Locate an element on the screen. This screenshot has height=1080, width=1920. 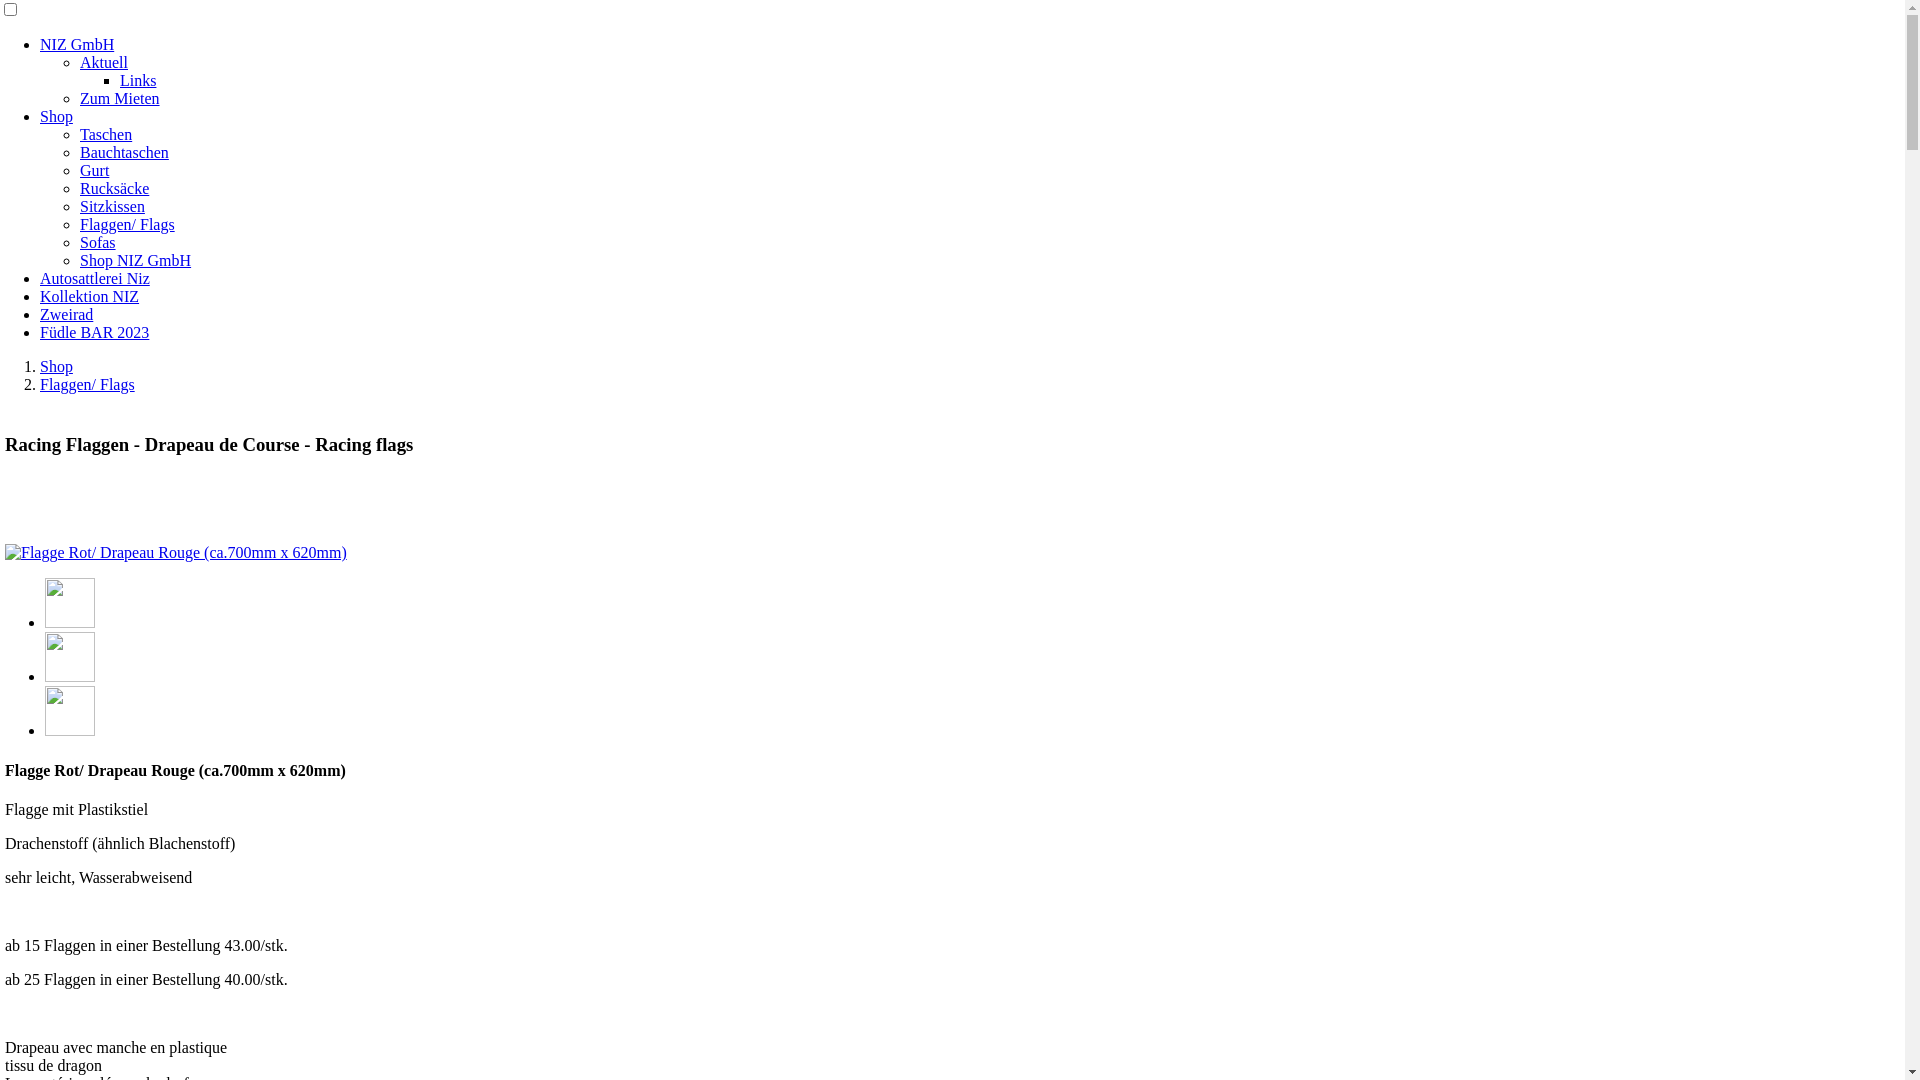
'Zum Mieten' is located at coordinates (80, 98).